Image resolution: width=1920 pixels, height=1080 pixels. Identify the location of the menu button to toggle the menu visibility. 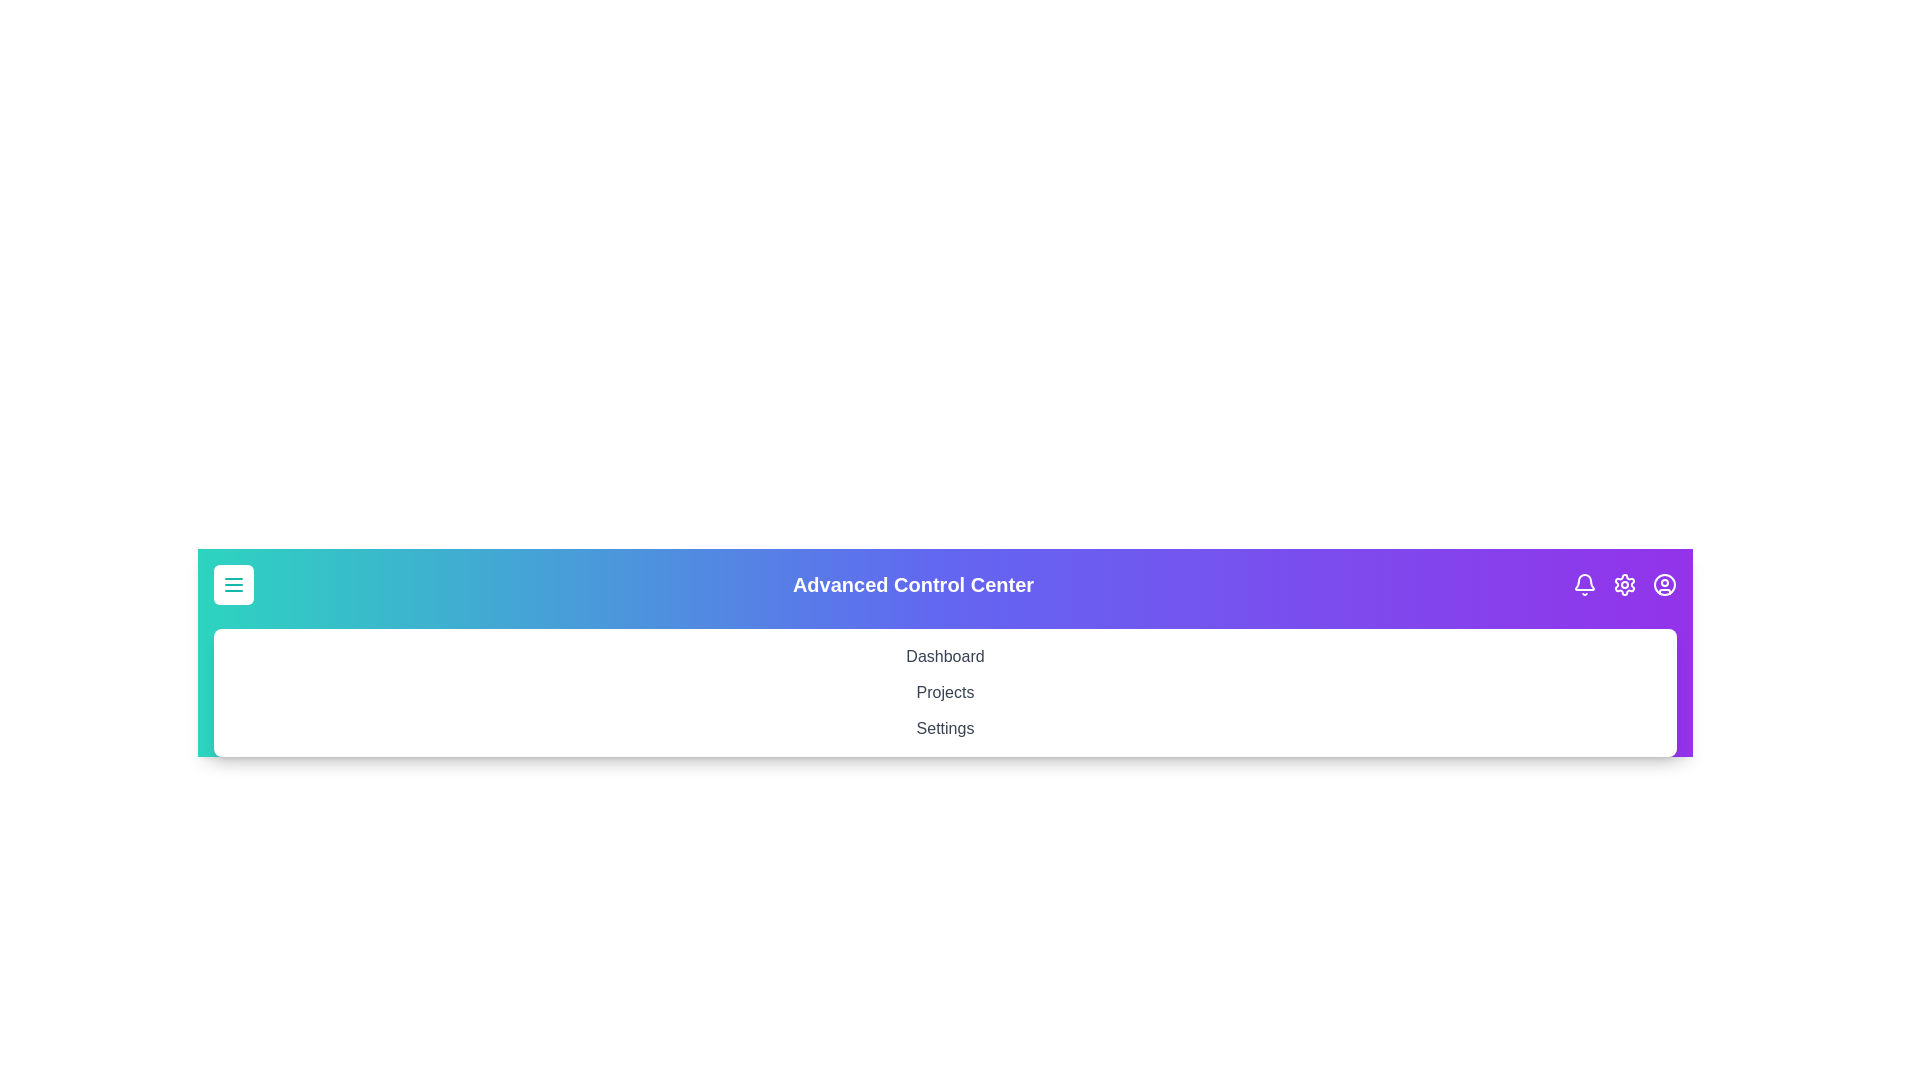
(234, 585).